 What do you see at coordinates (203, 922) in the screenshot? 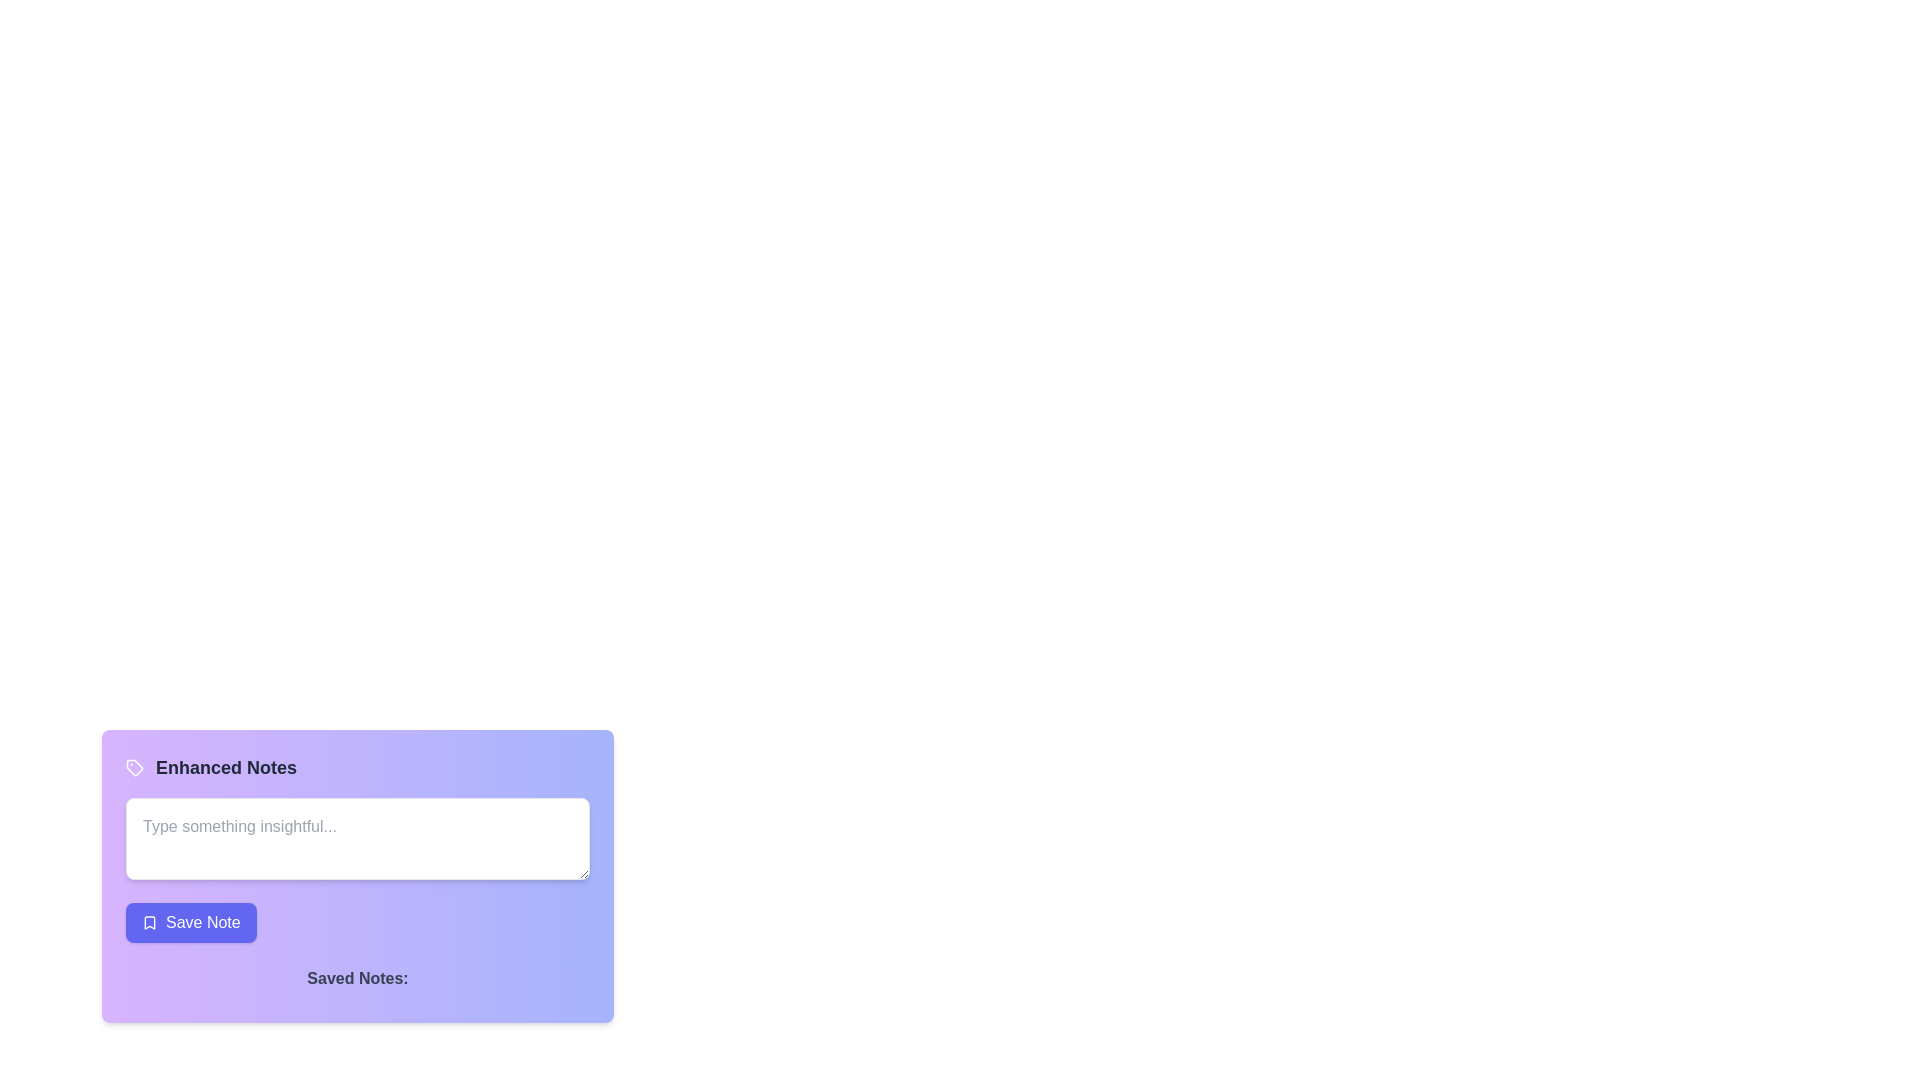
I see `the 'Save' button label located at the bottom-left part of the card interface` at bounding box center [203, 922].